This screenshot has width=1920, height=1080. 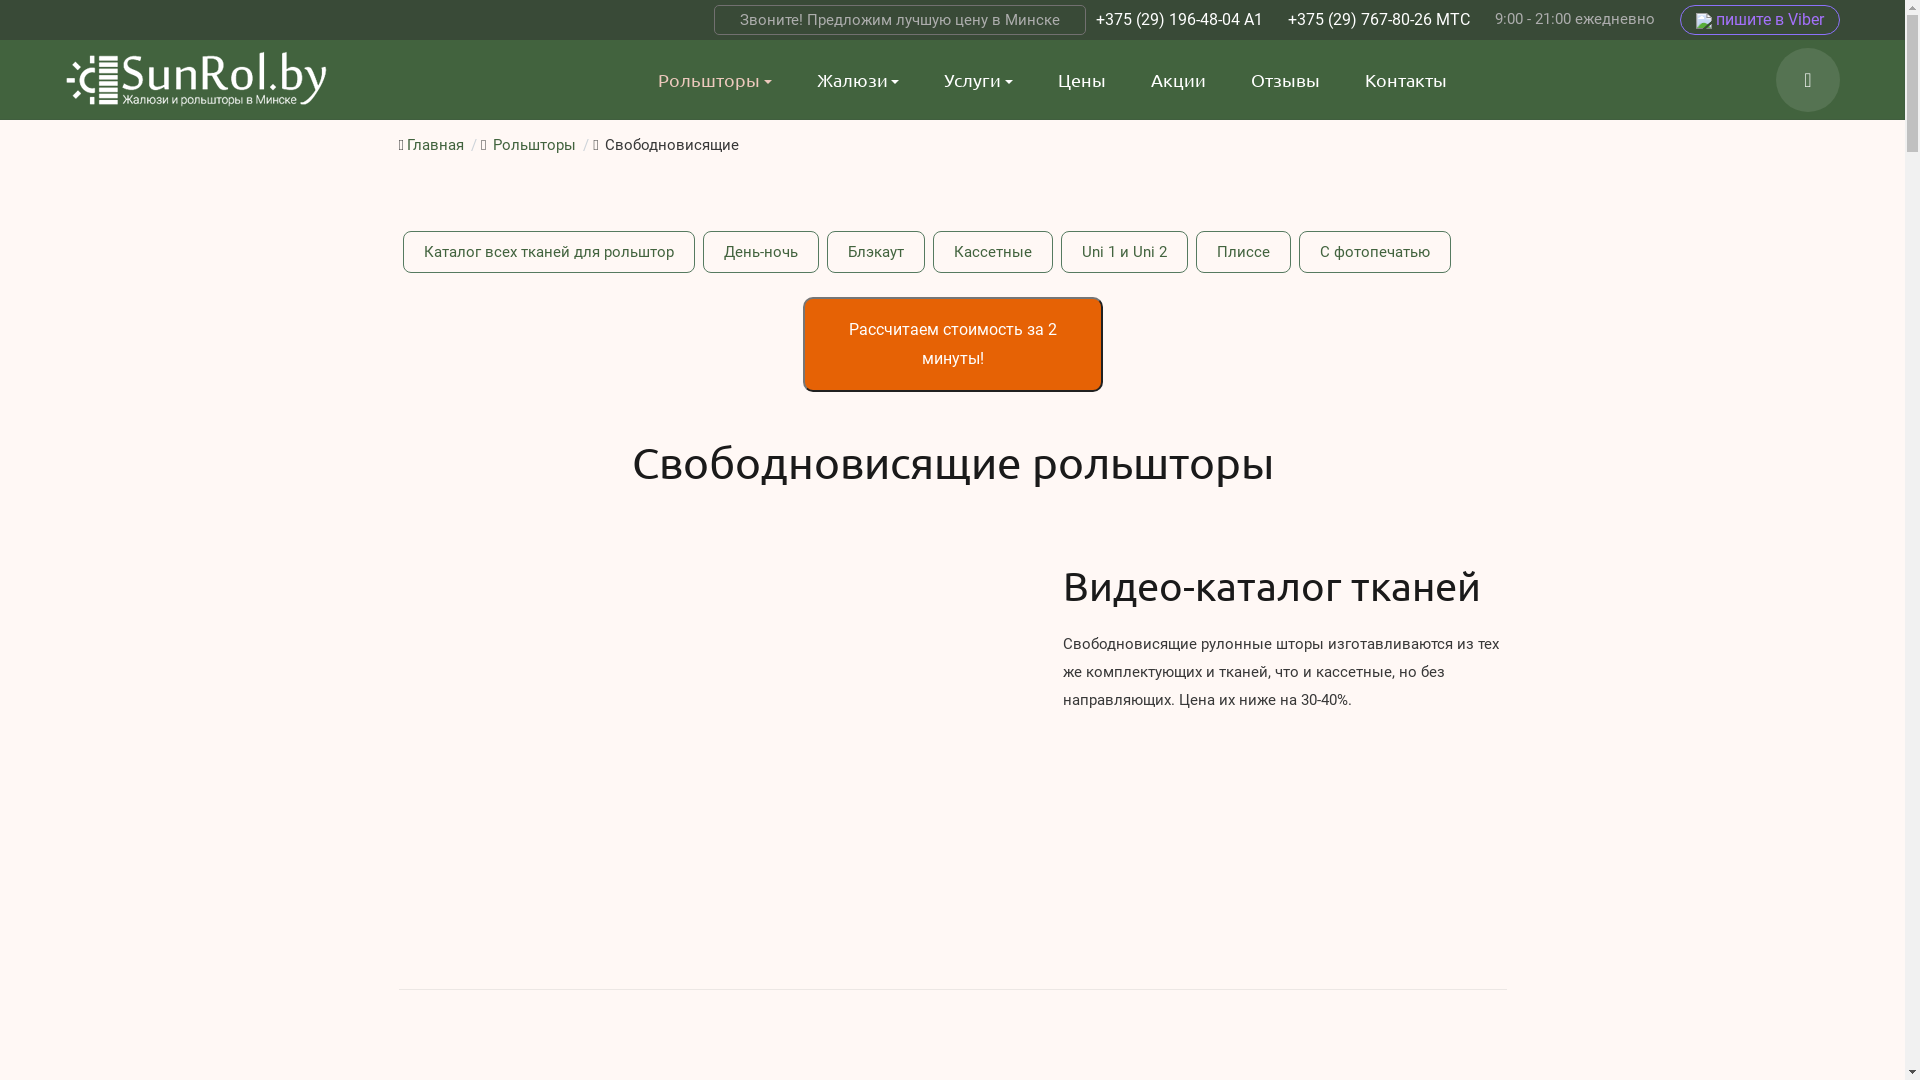 I want to click on 'SunRol.by', so click(x=196, y=79).